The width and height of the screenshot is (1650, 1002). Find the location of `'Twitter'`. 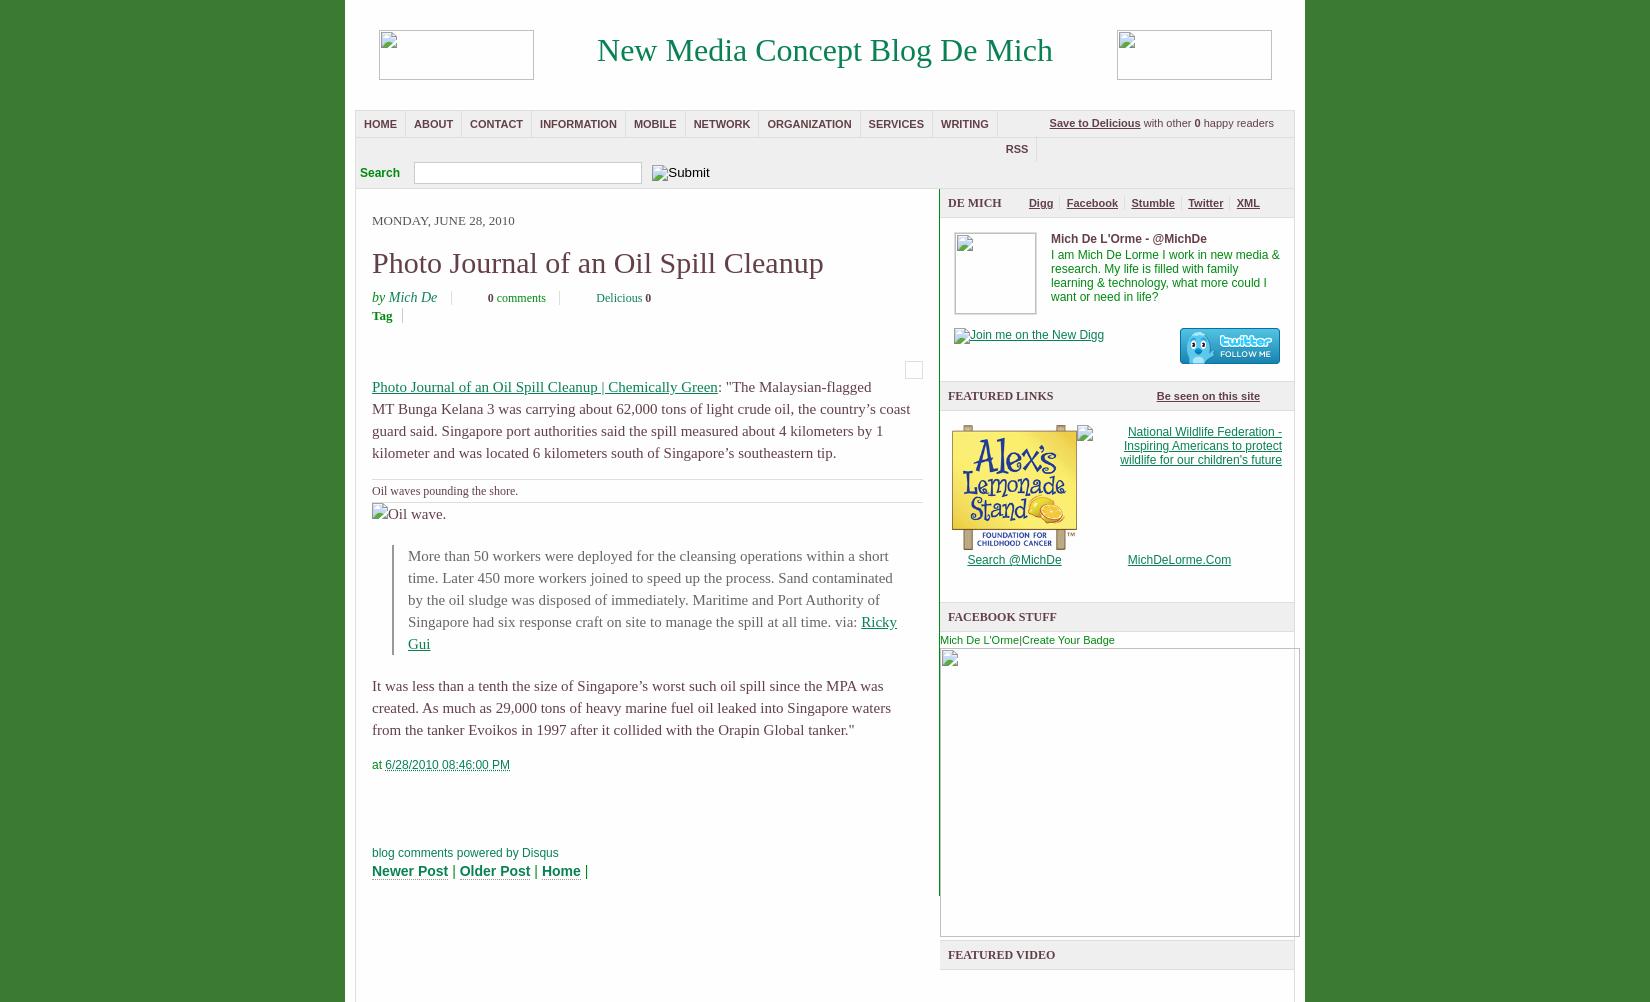

'Twitter' is located at coordinates (1188, 203).